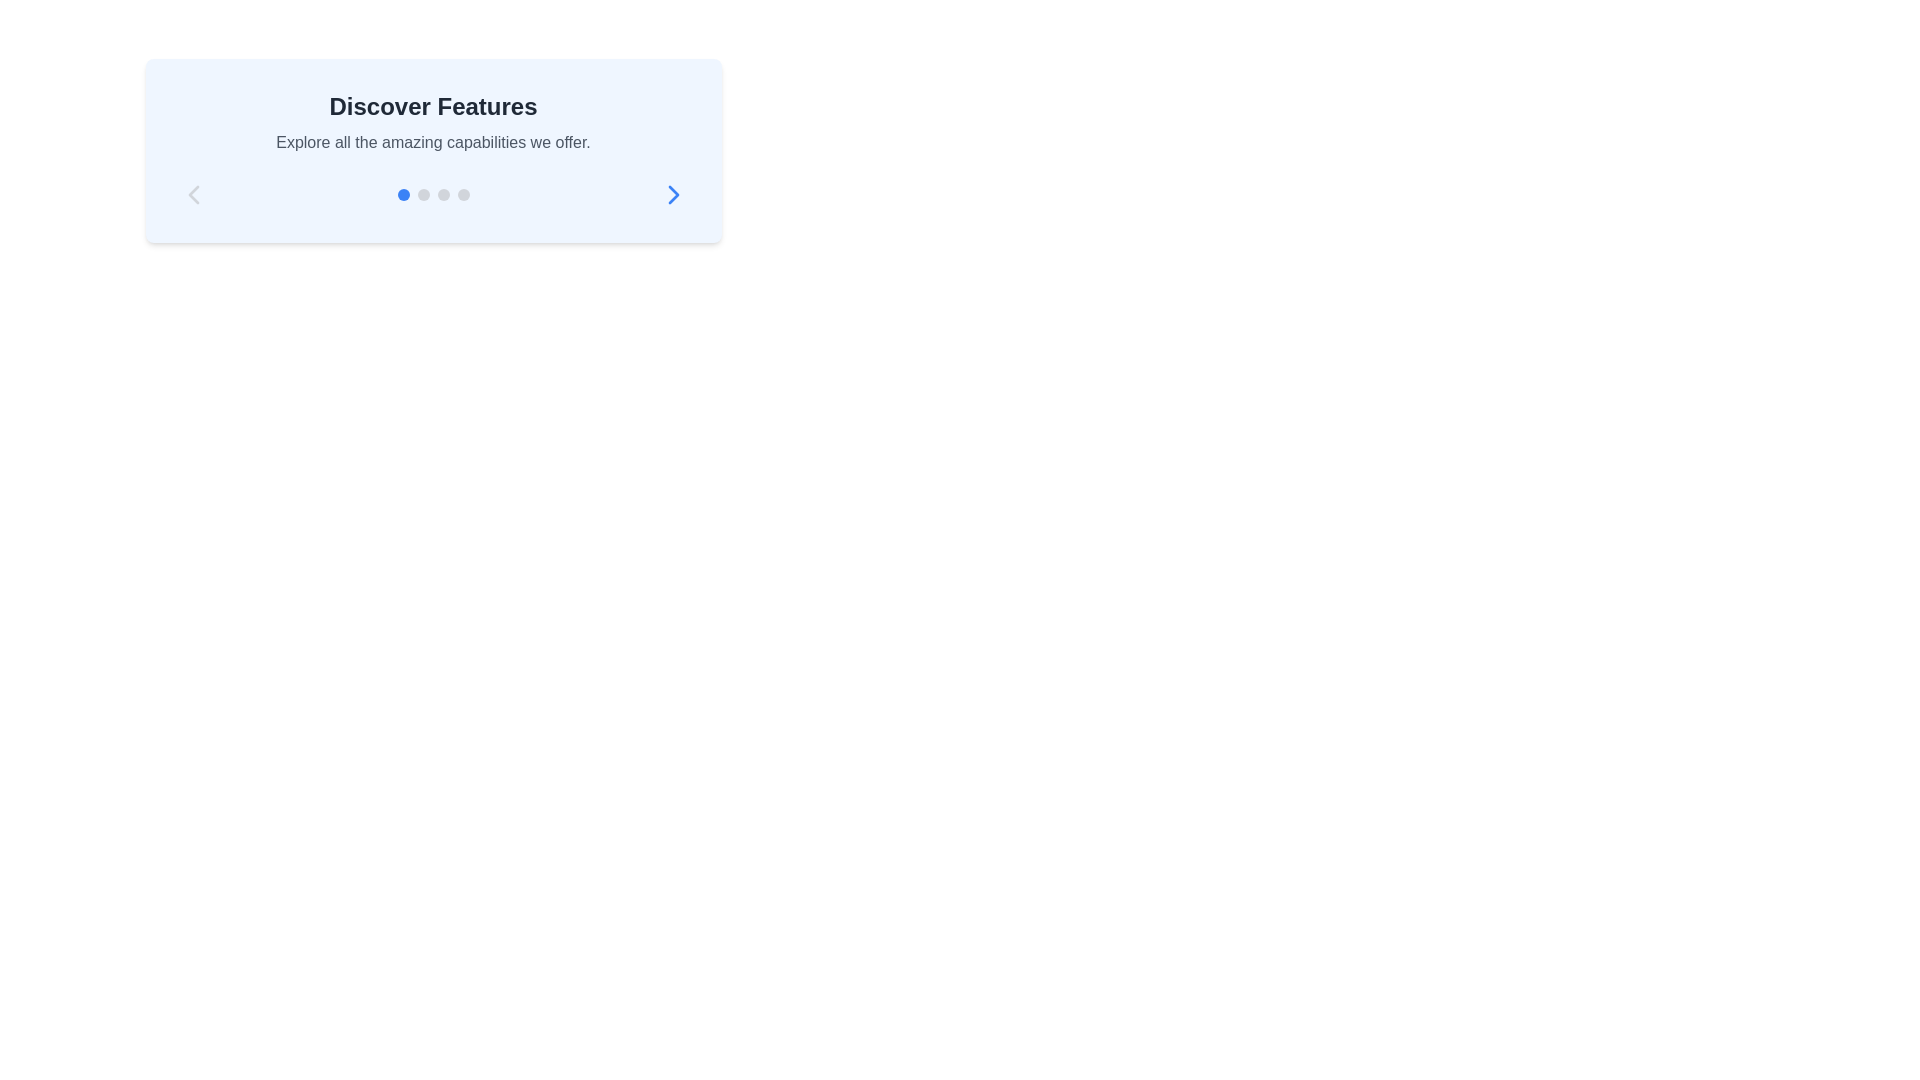  Describe the element at coordinates (432, 195) in the screenshot. I see `the active state of the navigation indicator group located below the 'Discover Features' header and above the navigation controls` at that location.